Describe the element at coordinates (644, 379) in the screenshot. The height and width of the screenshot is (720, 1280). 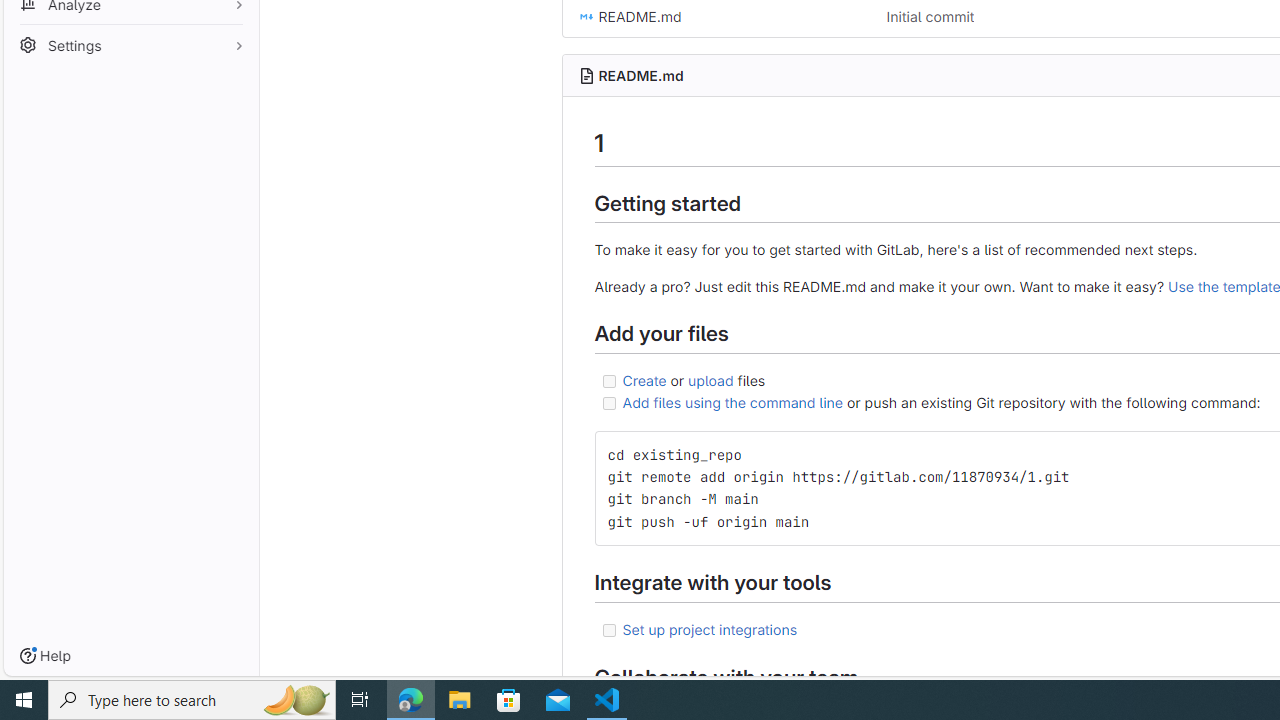
I see `'Create'` at that location.